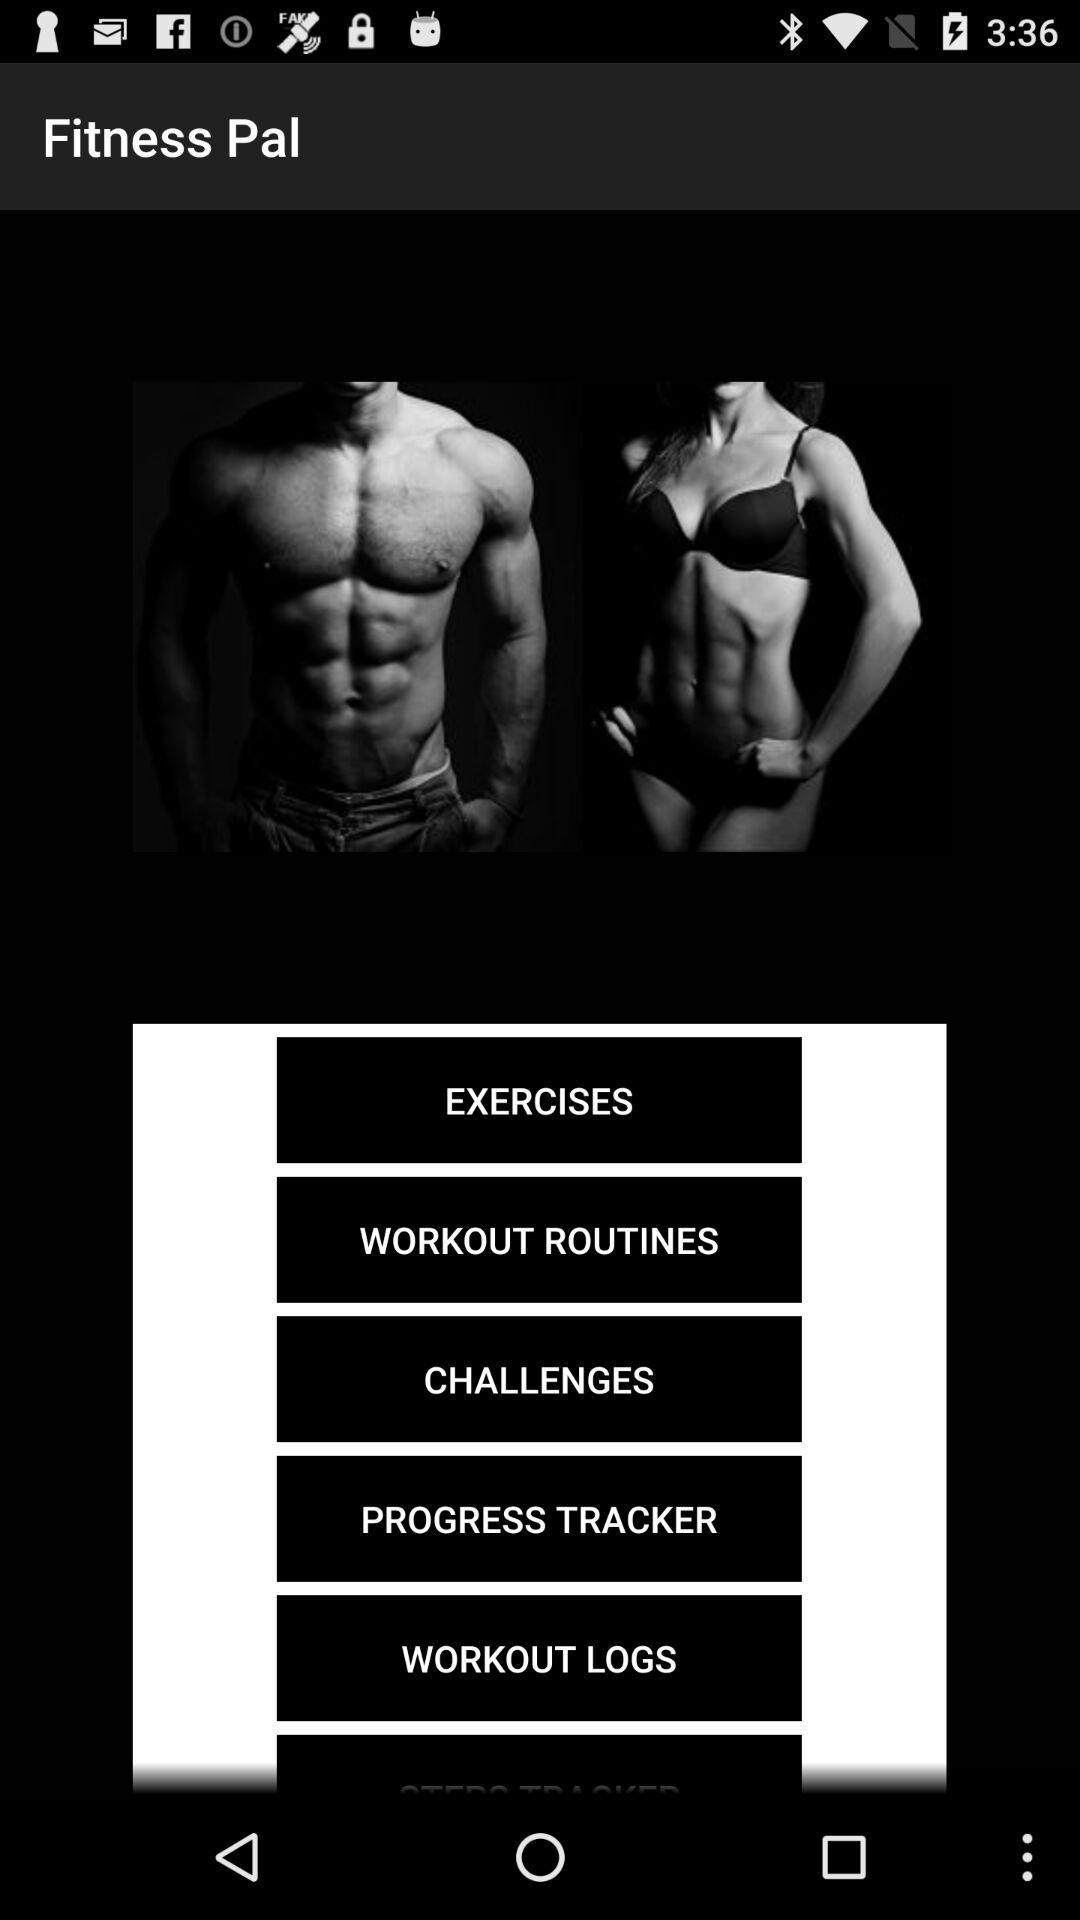  Describe the element at coordinates (538, 1658) in the screenshot. I see `icon below the progress tracker item` at that location.